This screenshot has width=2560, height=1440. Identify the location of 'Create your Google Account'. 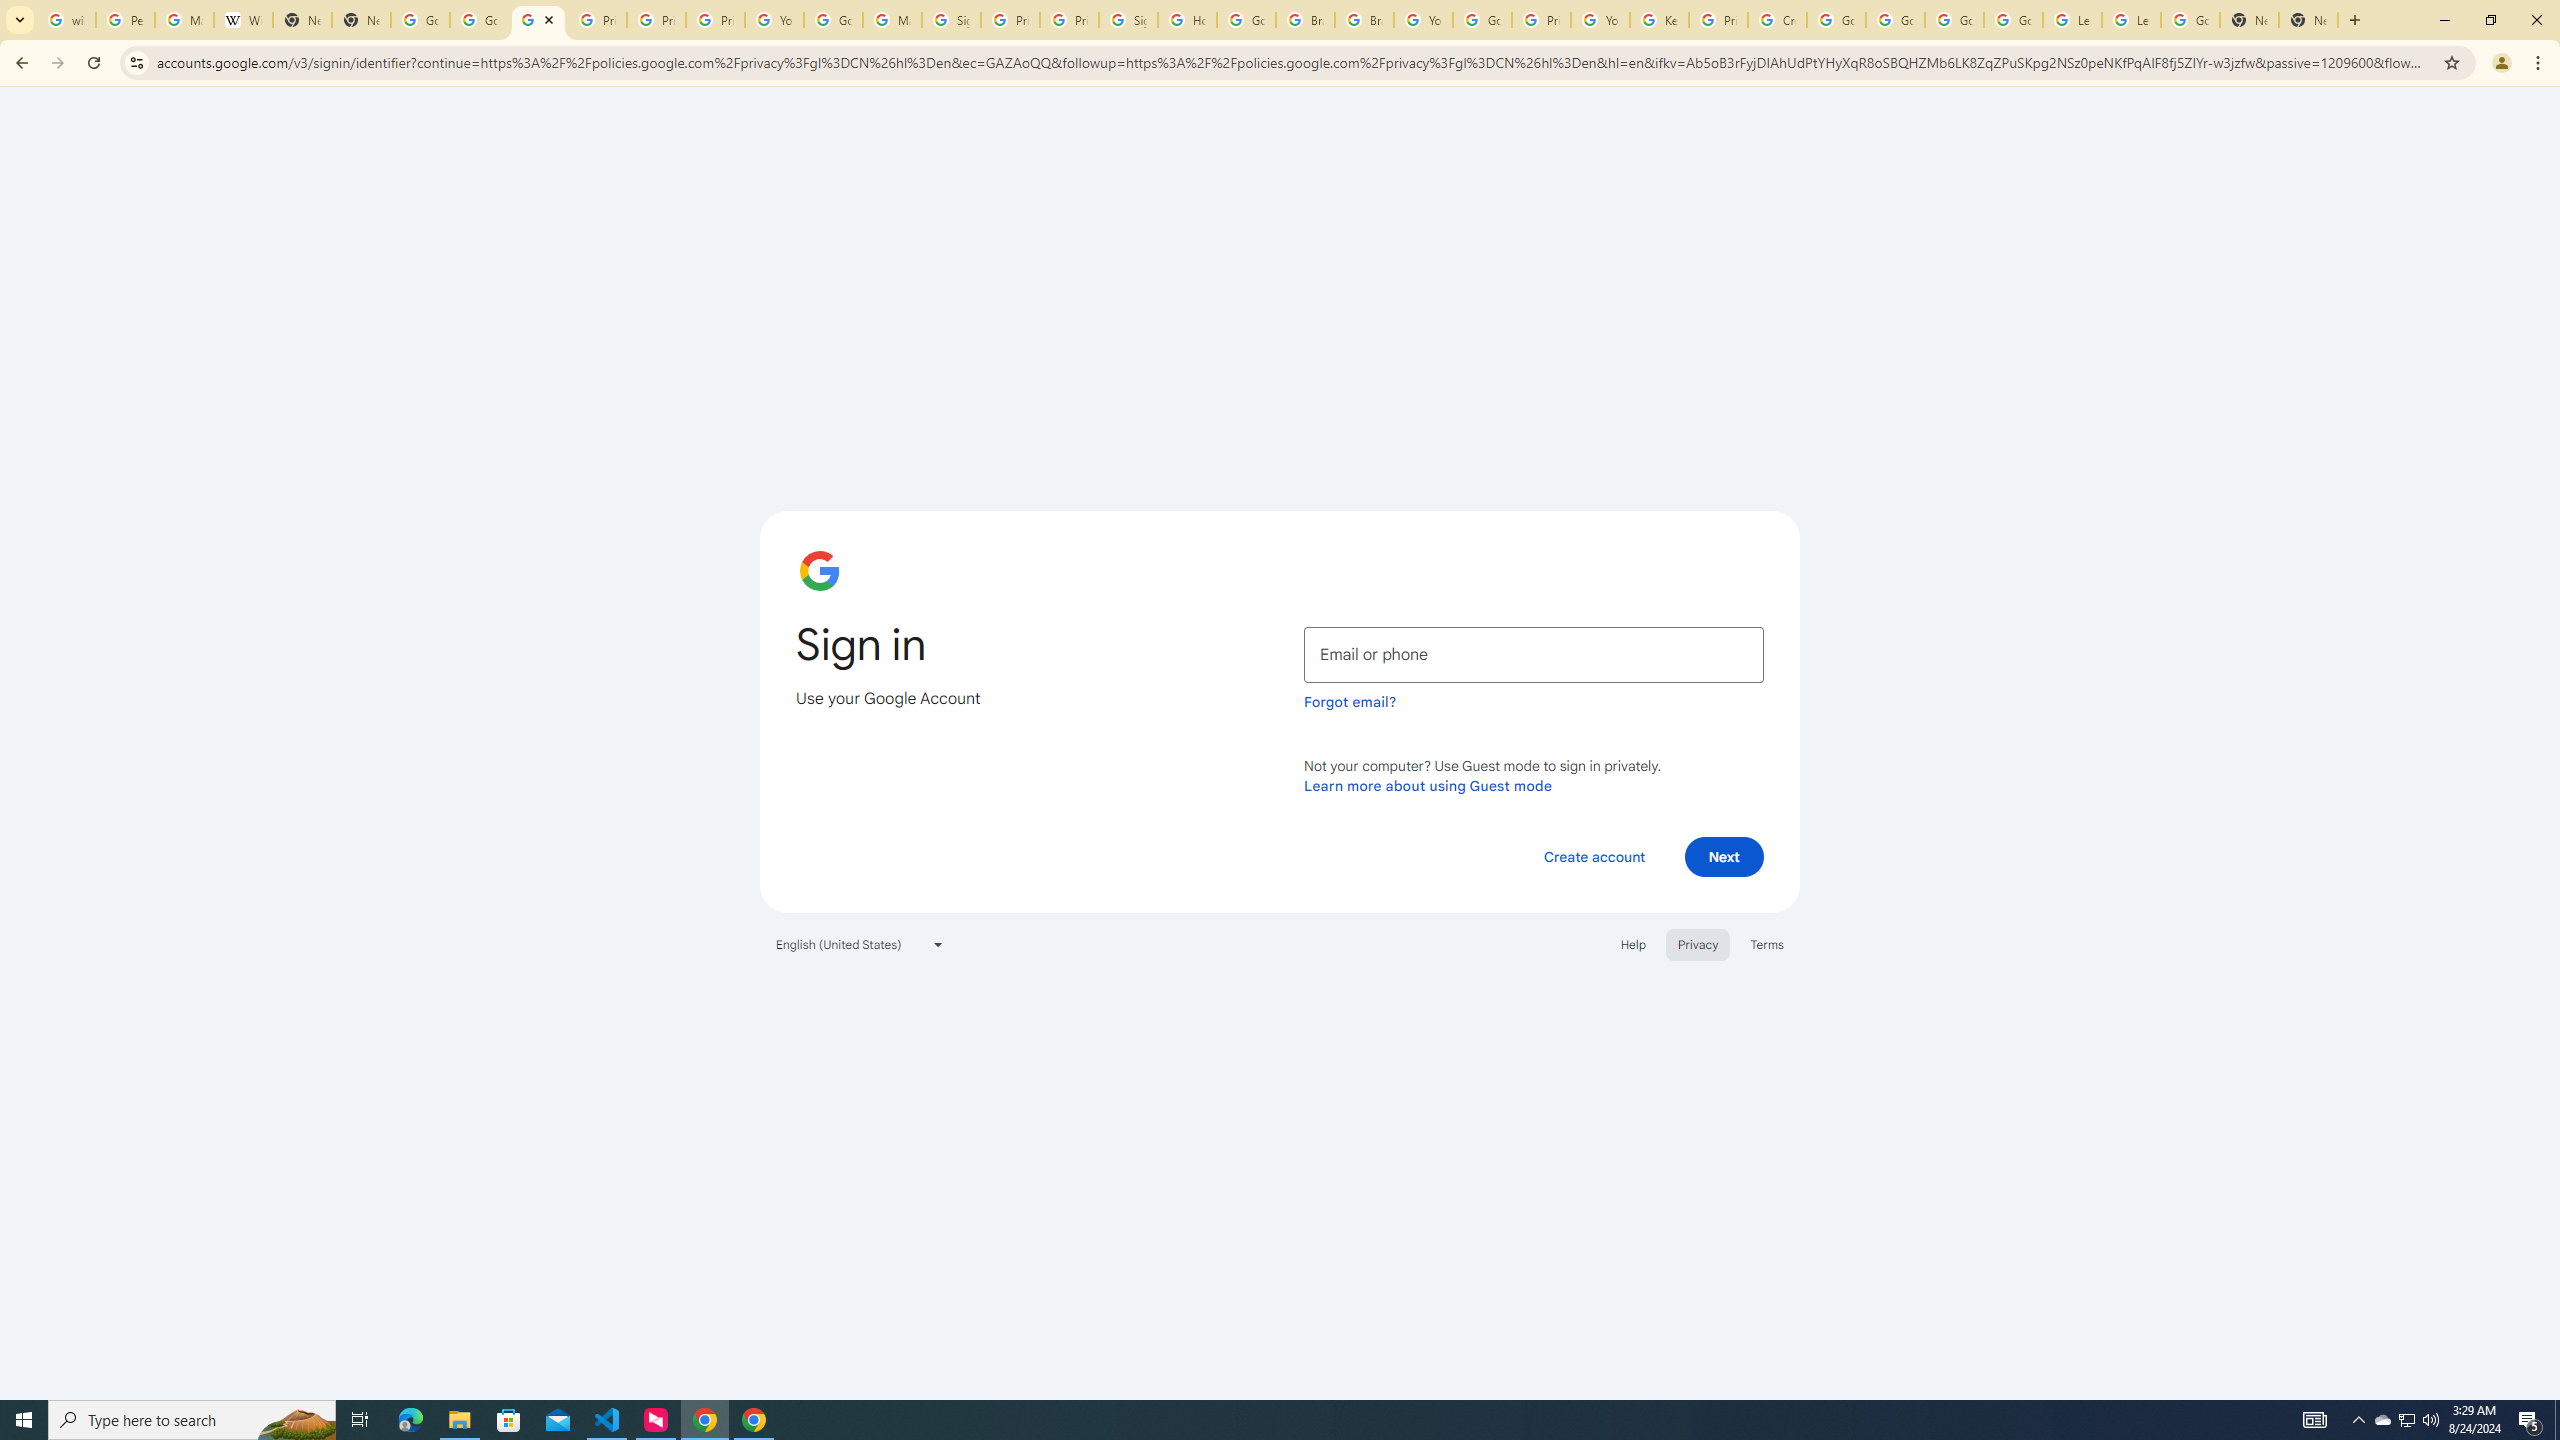
(1776, 19).